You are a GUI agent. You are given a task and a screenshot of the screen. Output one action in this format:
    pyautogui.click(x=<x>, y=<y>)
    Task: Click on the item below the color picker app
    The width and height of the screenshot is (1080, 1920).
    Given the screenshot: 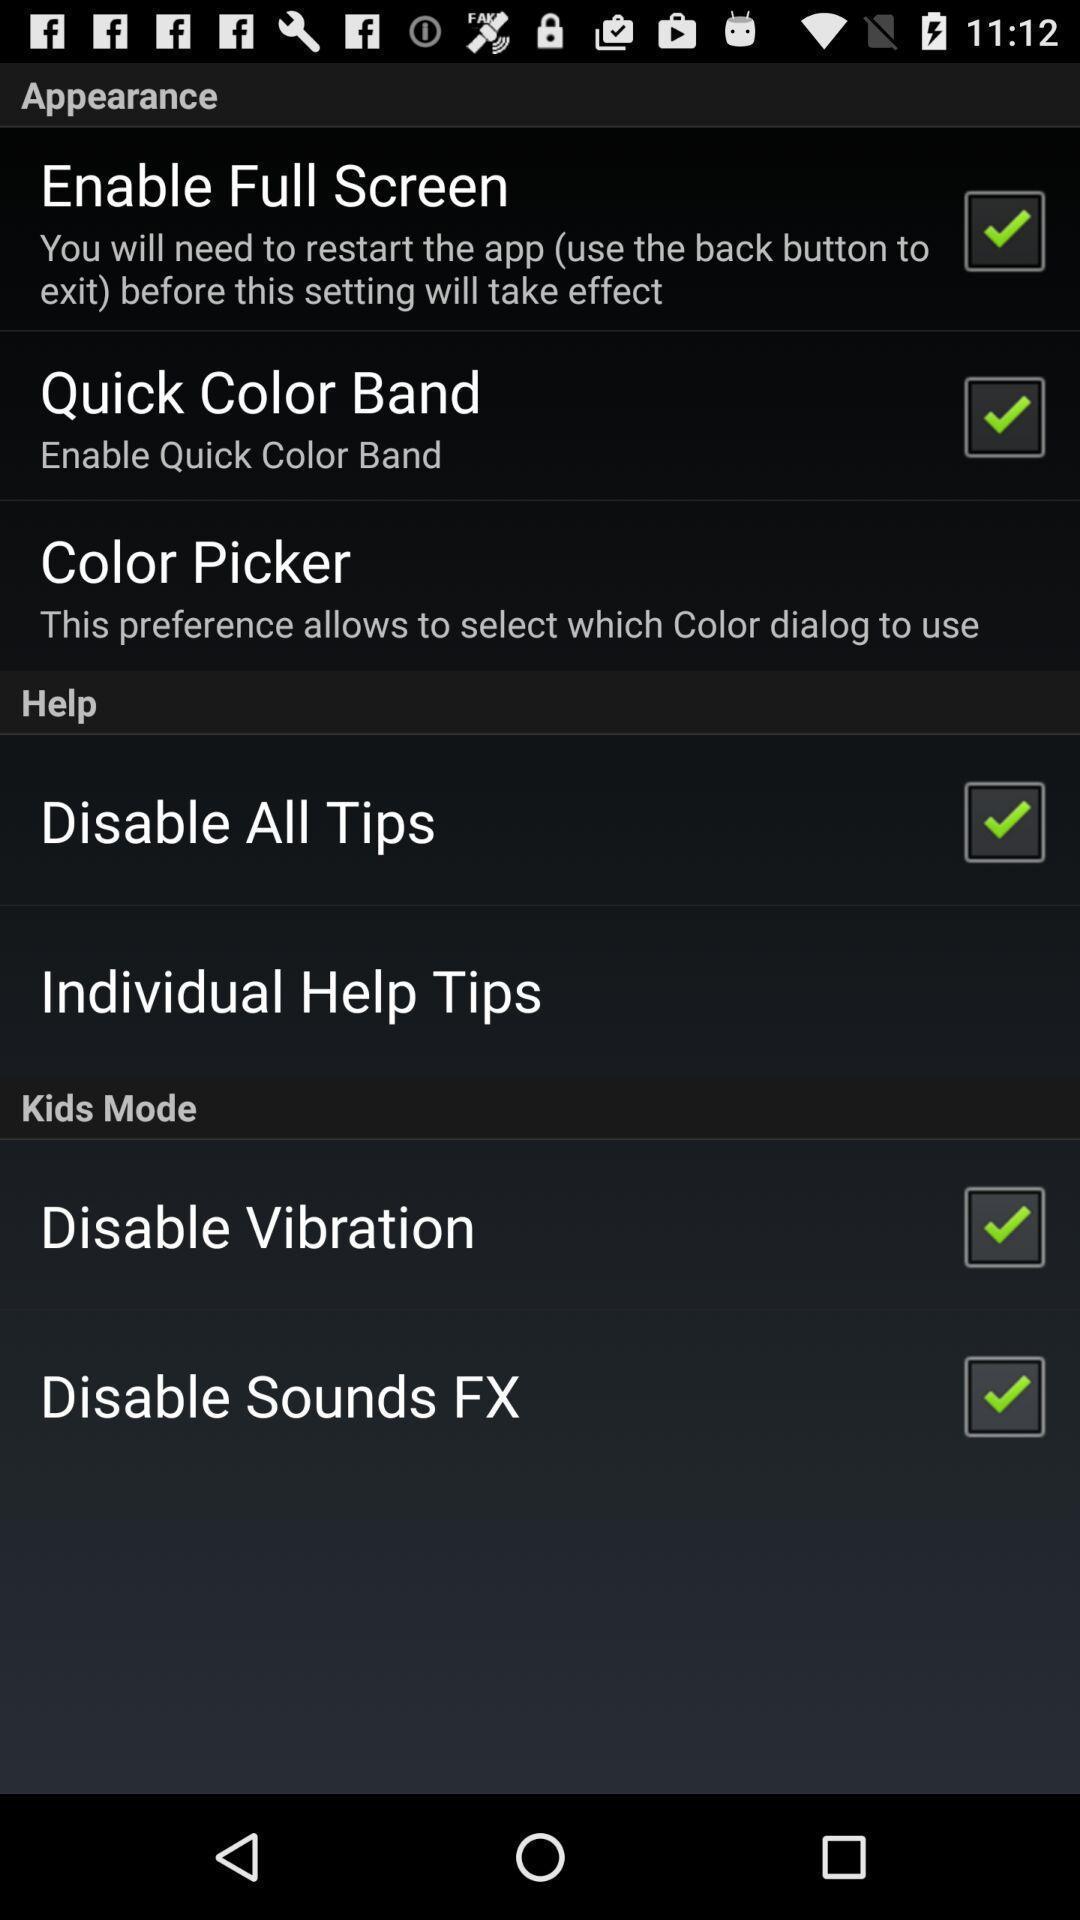 What is the action you would take?
    pyautogui.click(x=508, y=622)
    